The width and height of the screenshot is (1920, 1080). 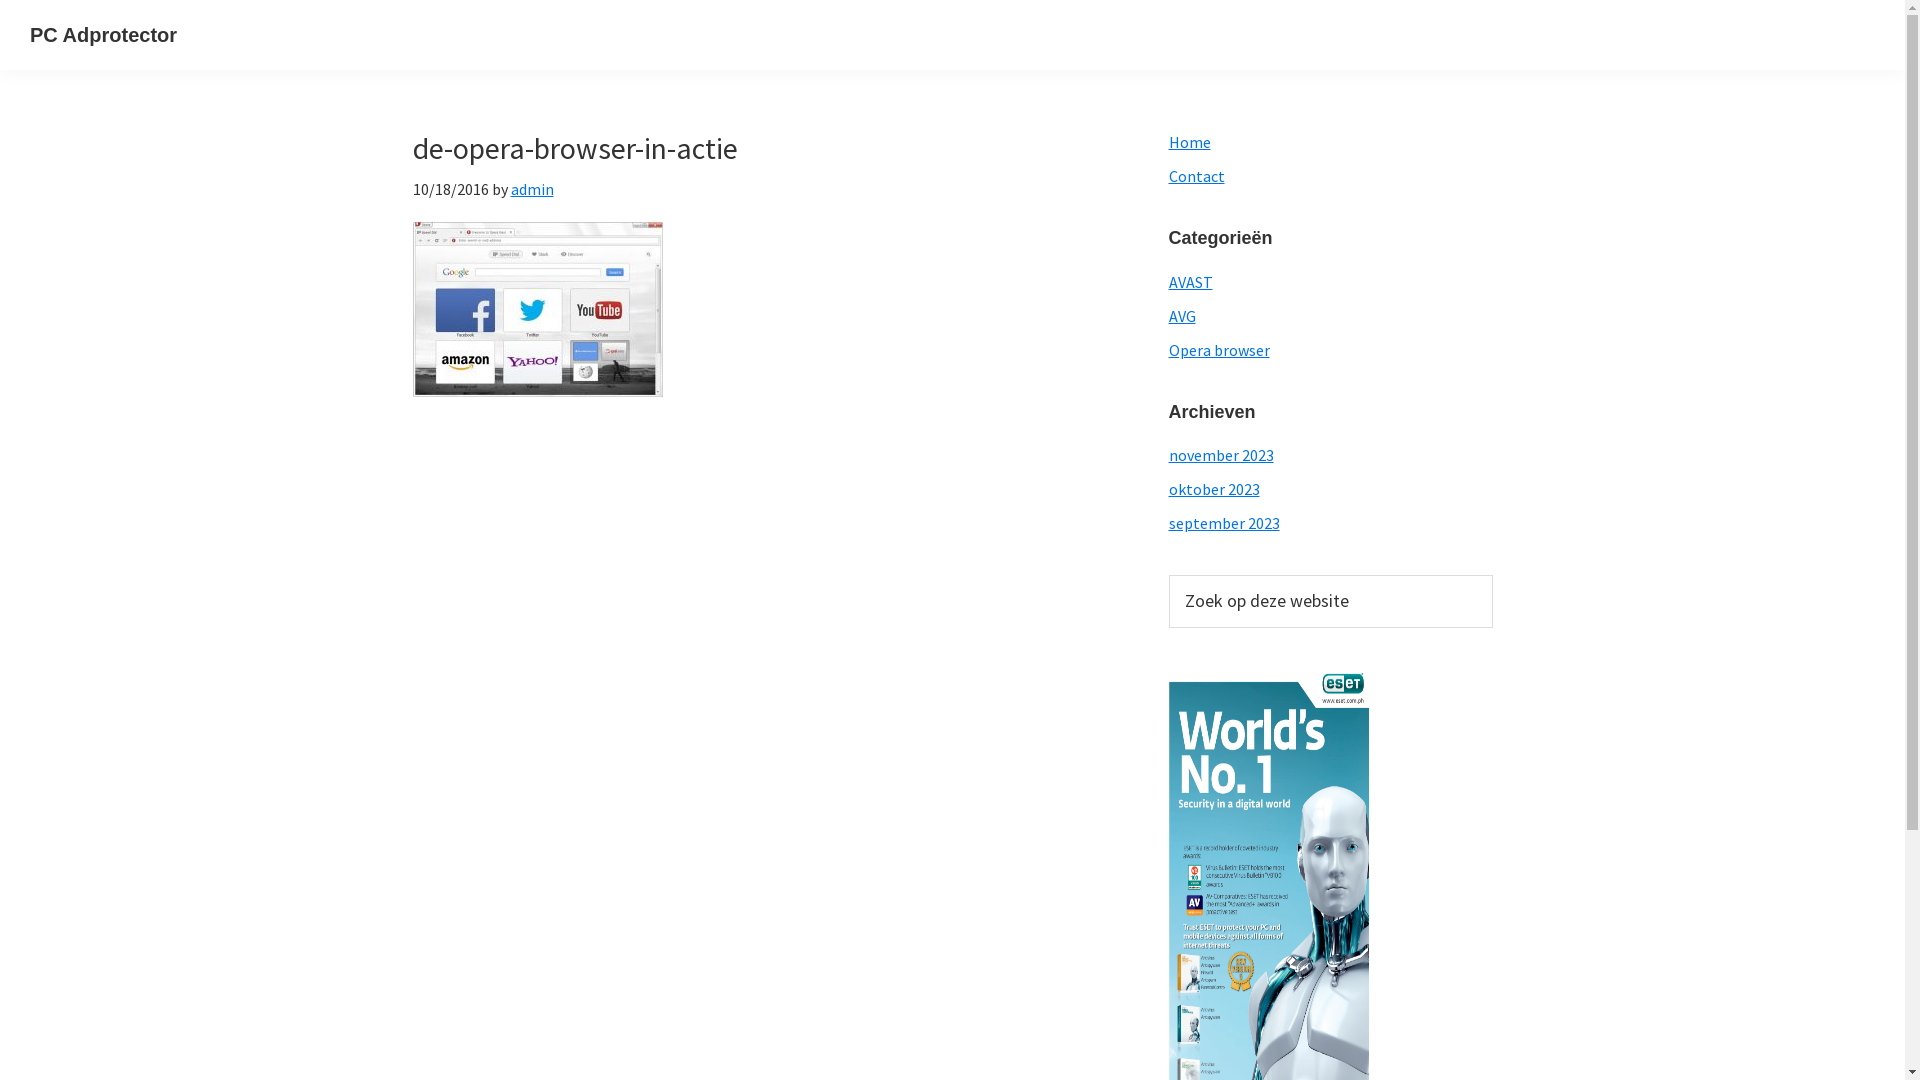 What do you see at coordinates (1190, 281) in the screenshot?
I see `'AVAST'` at bounding box center [1190, 281].